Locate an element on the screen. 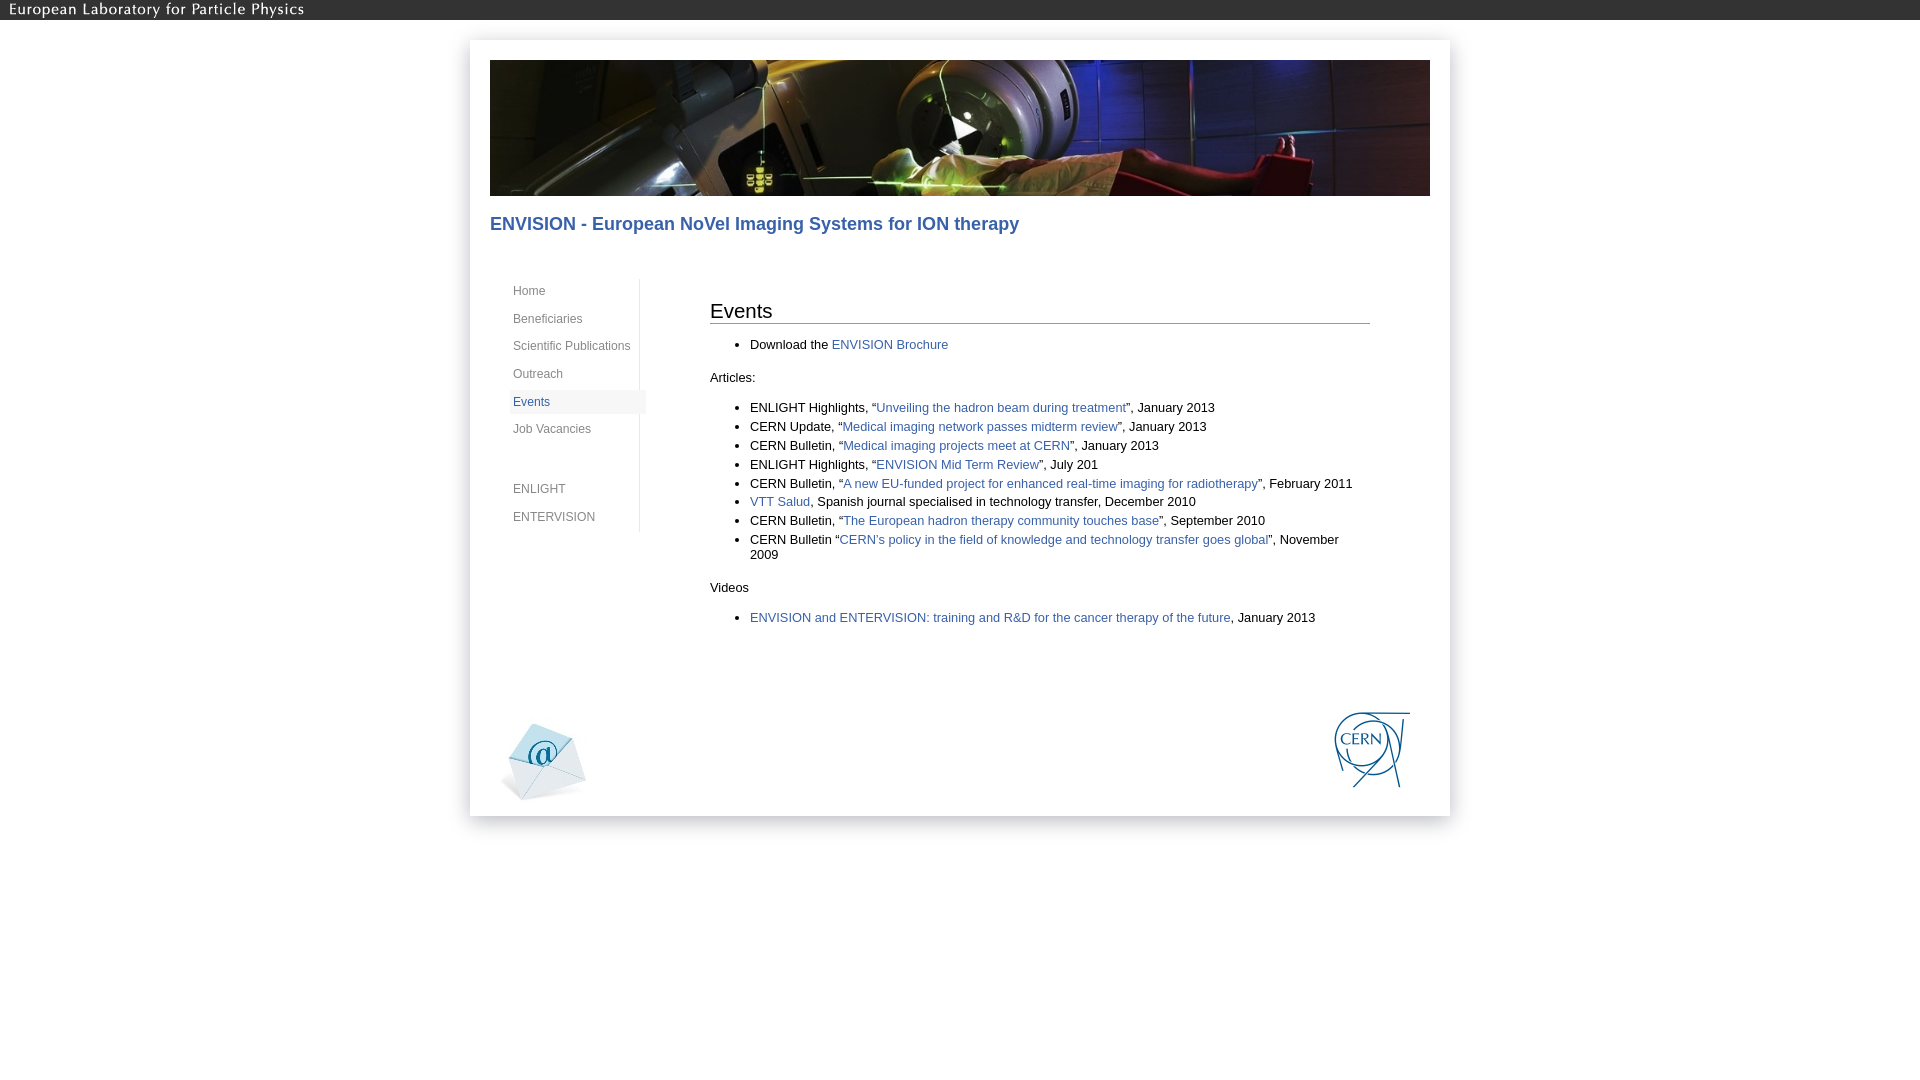  'ENVISION Mid Term Review' is located at coordinates (956, 464).